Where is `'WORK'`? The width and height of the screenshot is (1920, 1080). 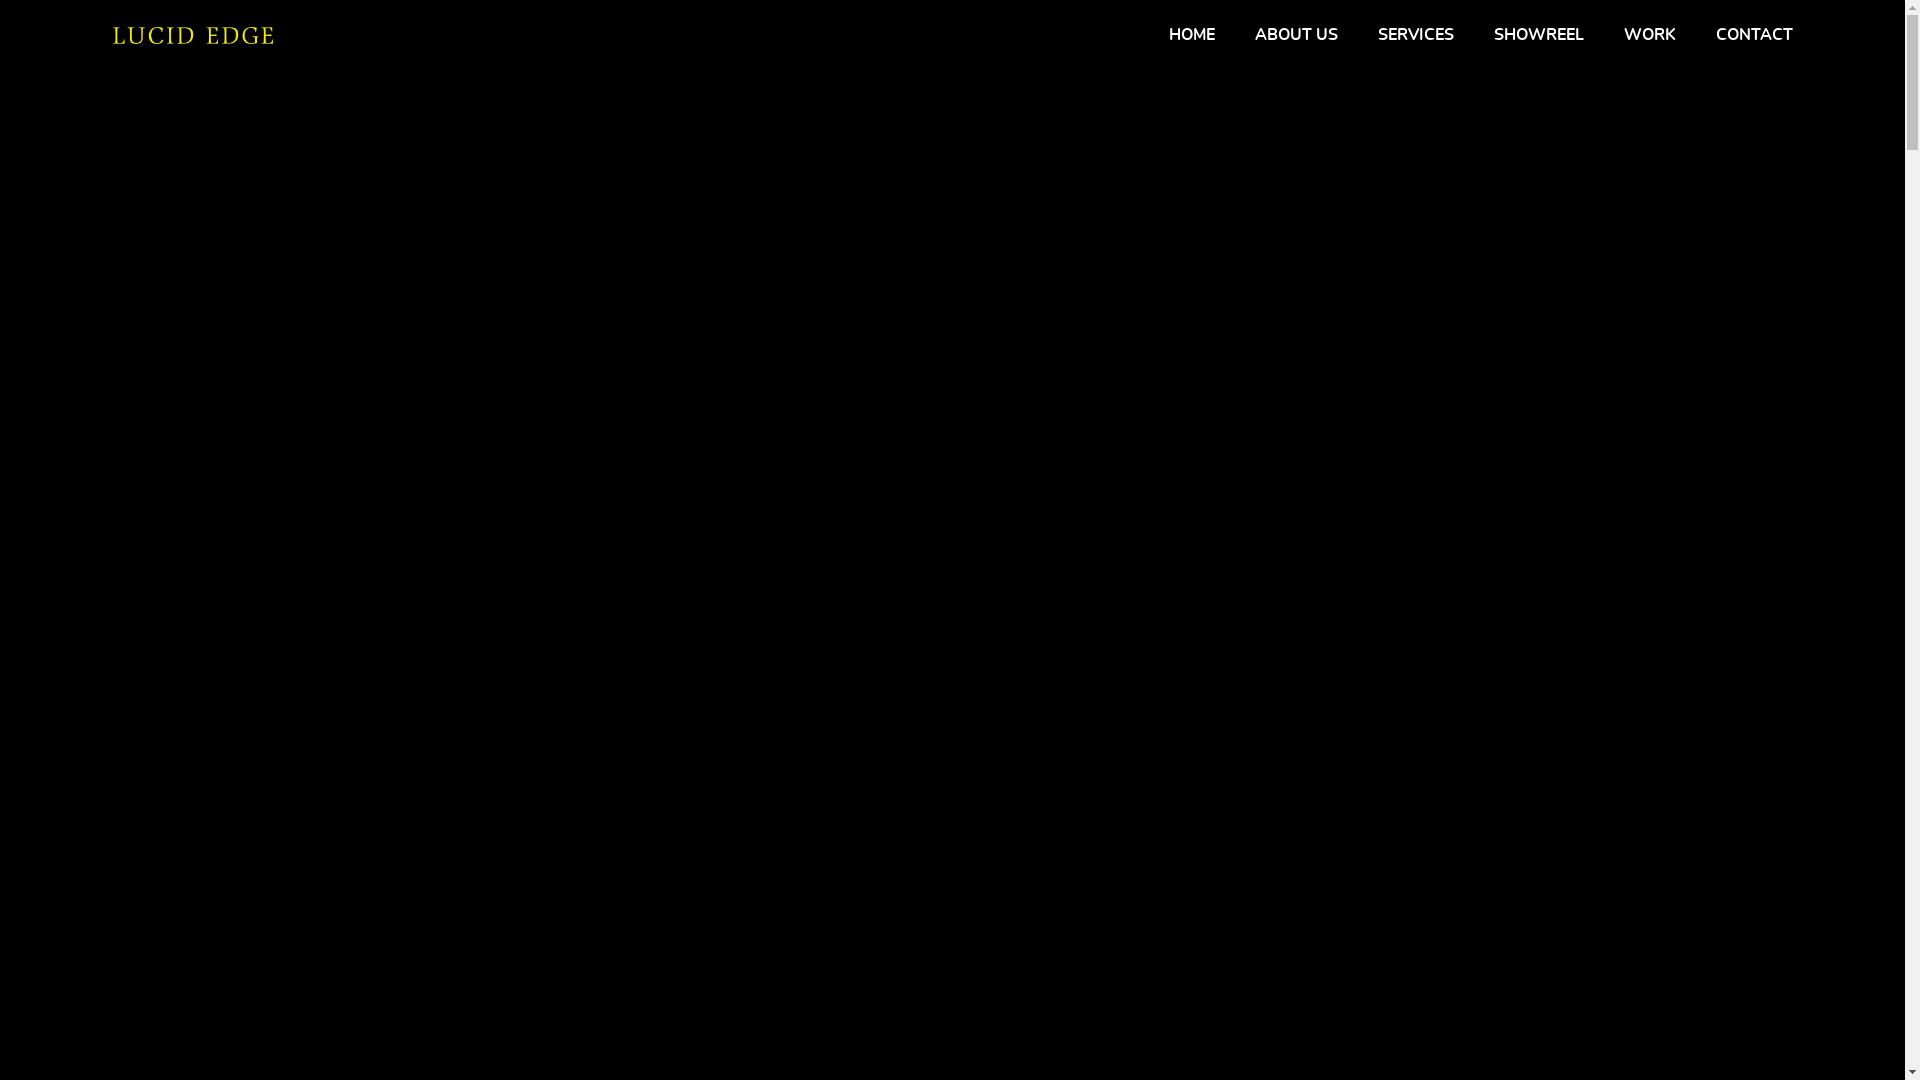 'WORK' is located at coordinates (1650, 35).